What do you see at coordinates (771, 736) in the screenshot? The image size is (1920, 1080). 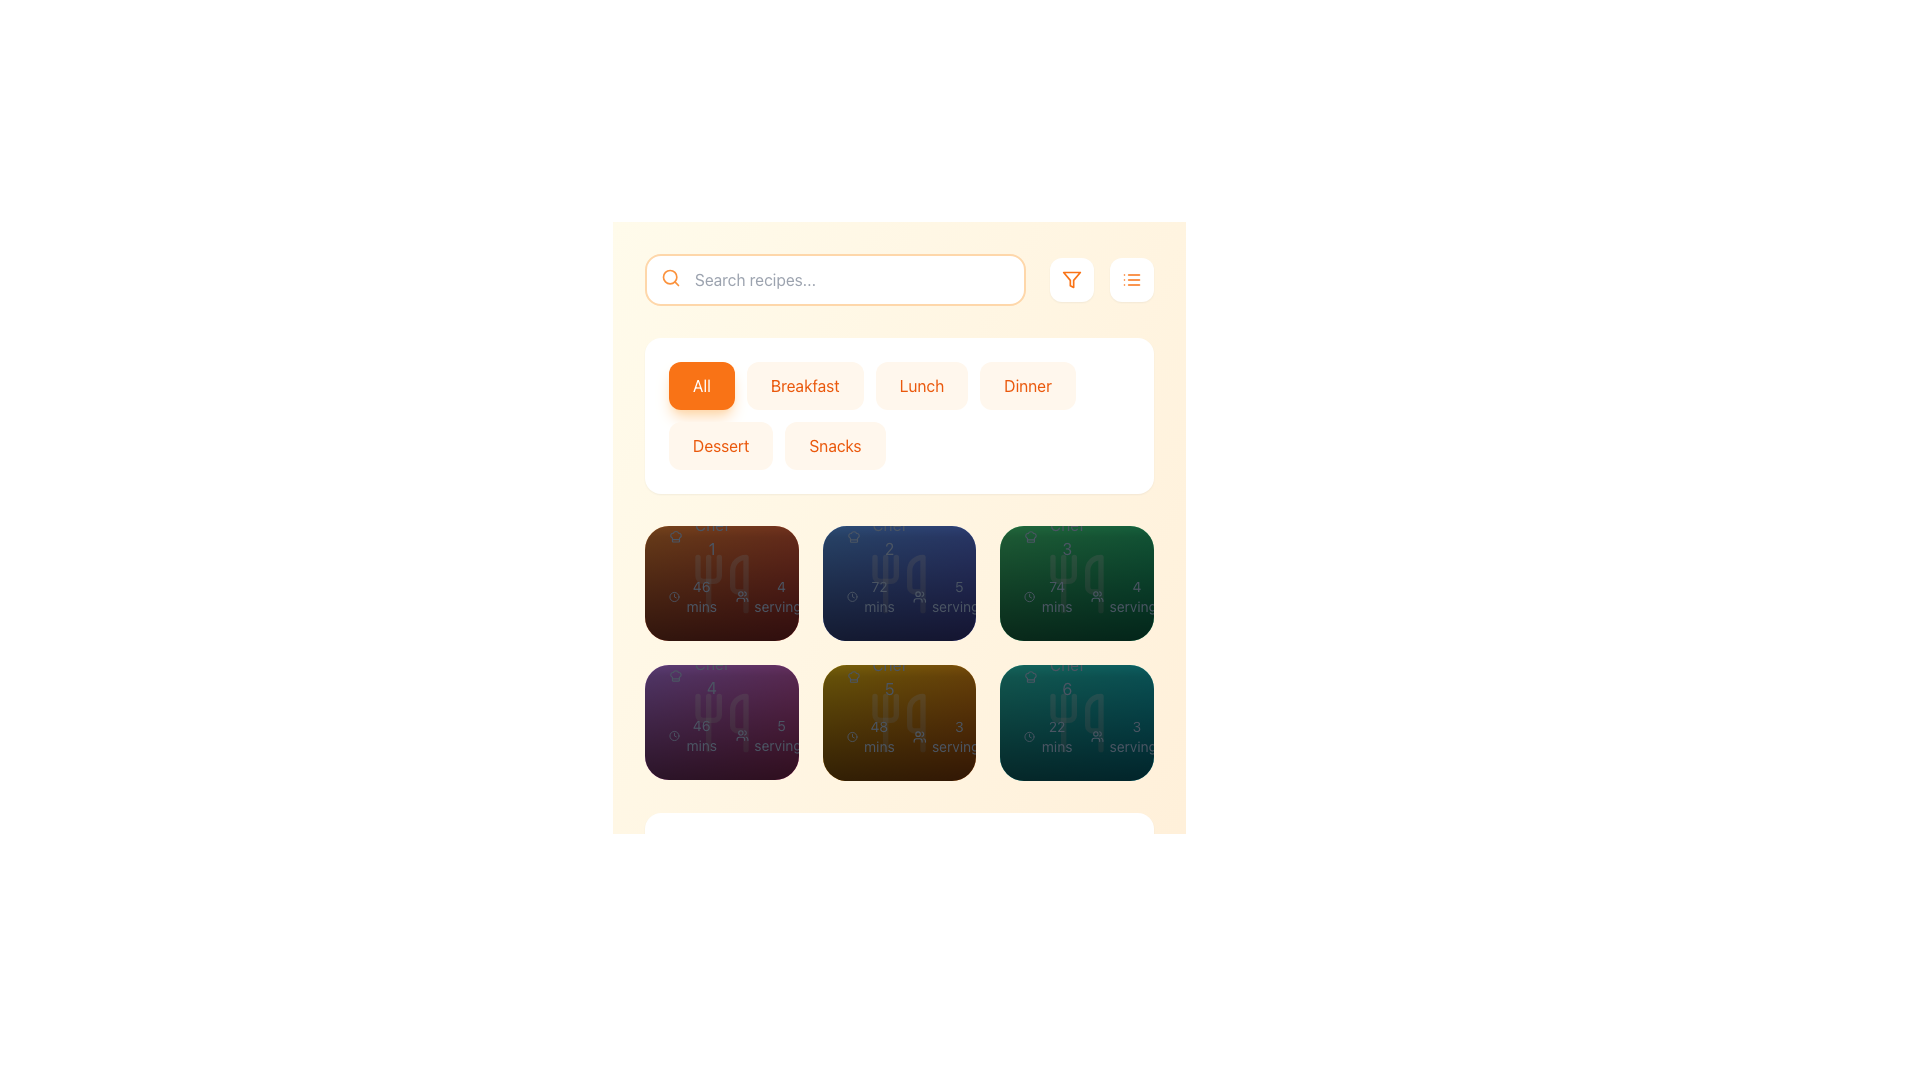 I see `the label displaying the number of servings associated with a recipe, located to the right of a user icon in the lower-left tile of the grid of recipe elements` at bounding box center [771, 736].